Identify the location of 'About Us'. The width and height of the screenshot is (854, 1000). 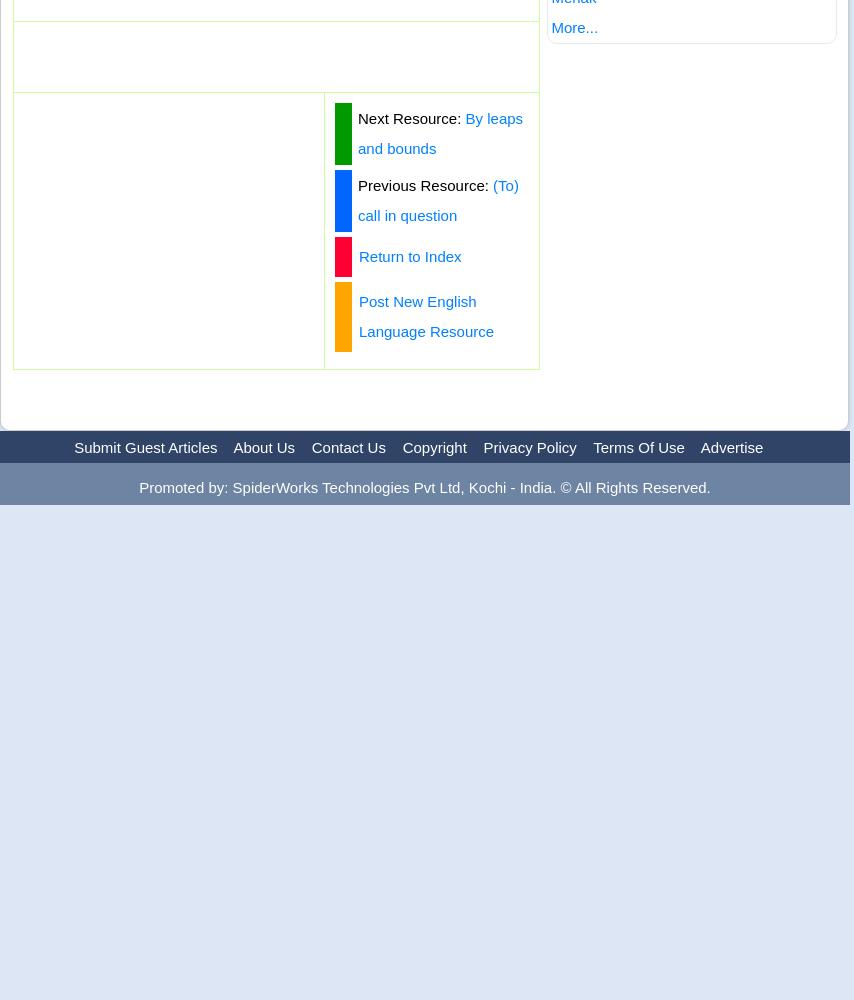
(232, 446).